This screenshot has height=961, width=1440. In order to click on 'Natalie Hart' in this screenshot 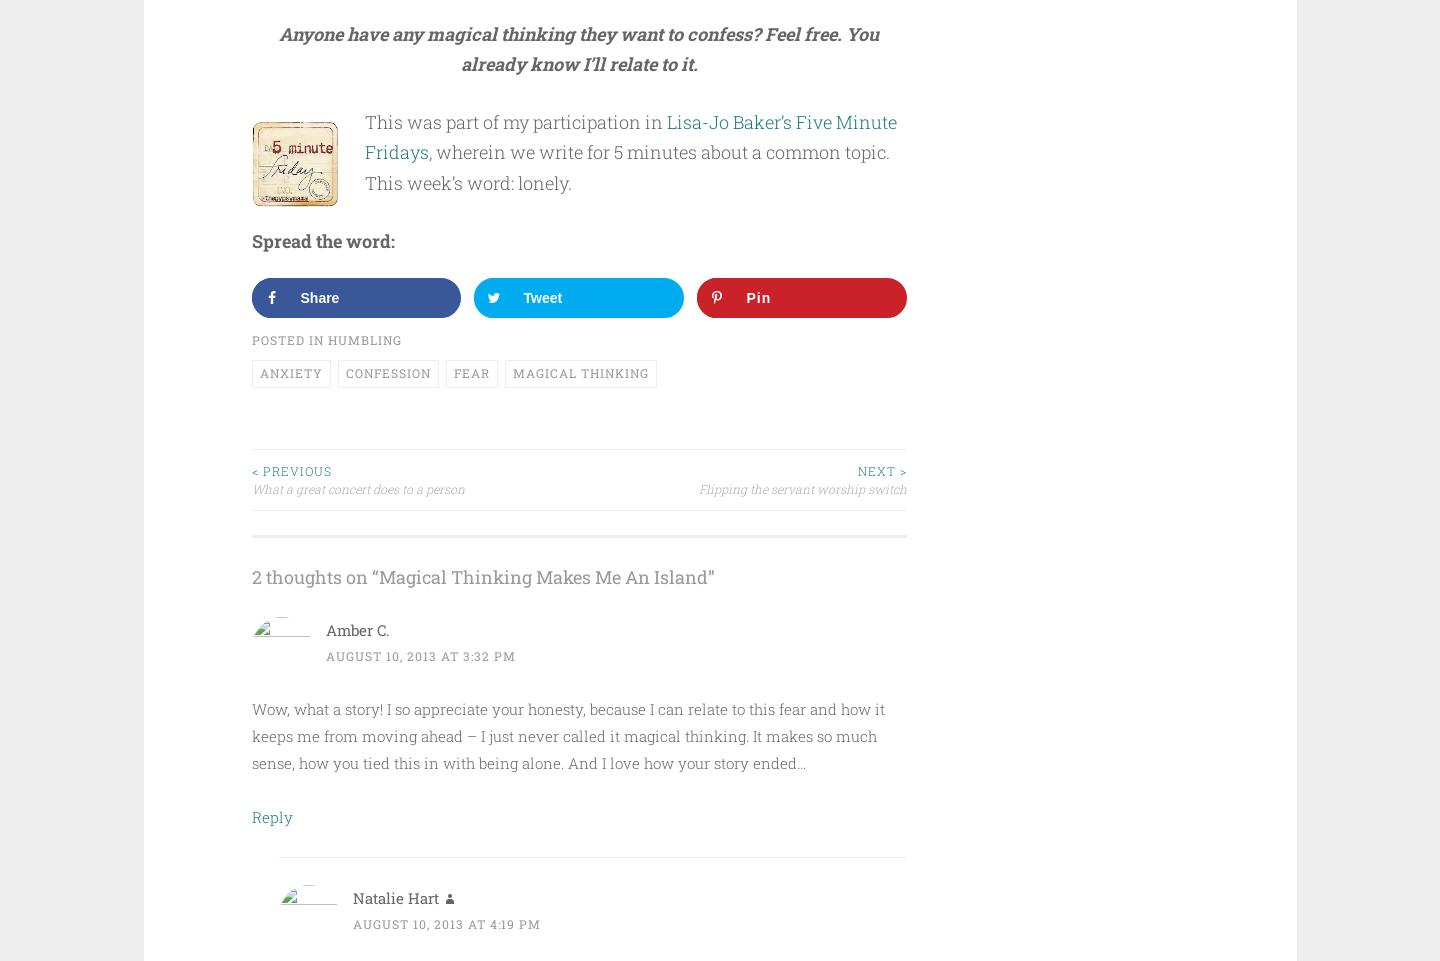, I will do `click(393, 896)`.